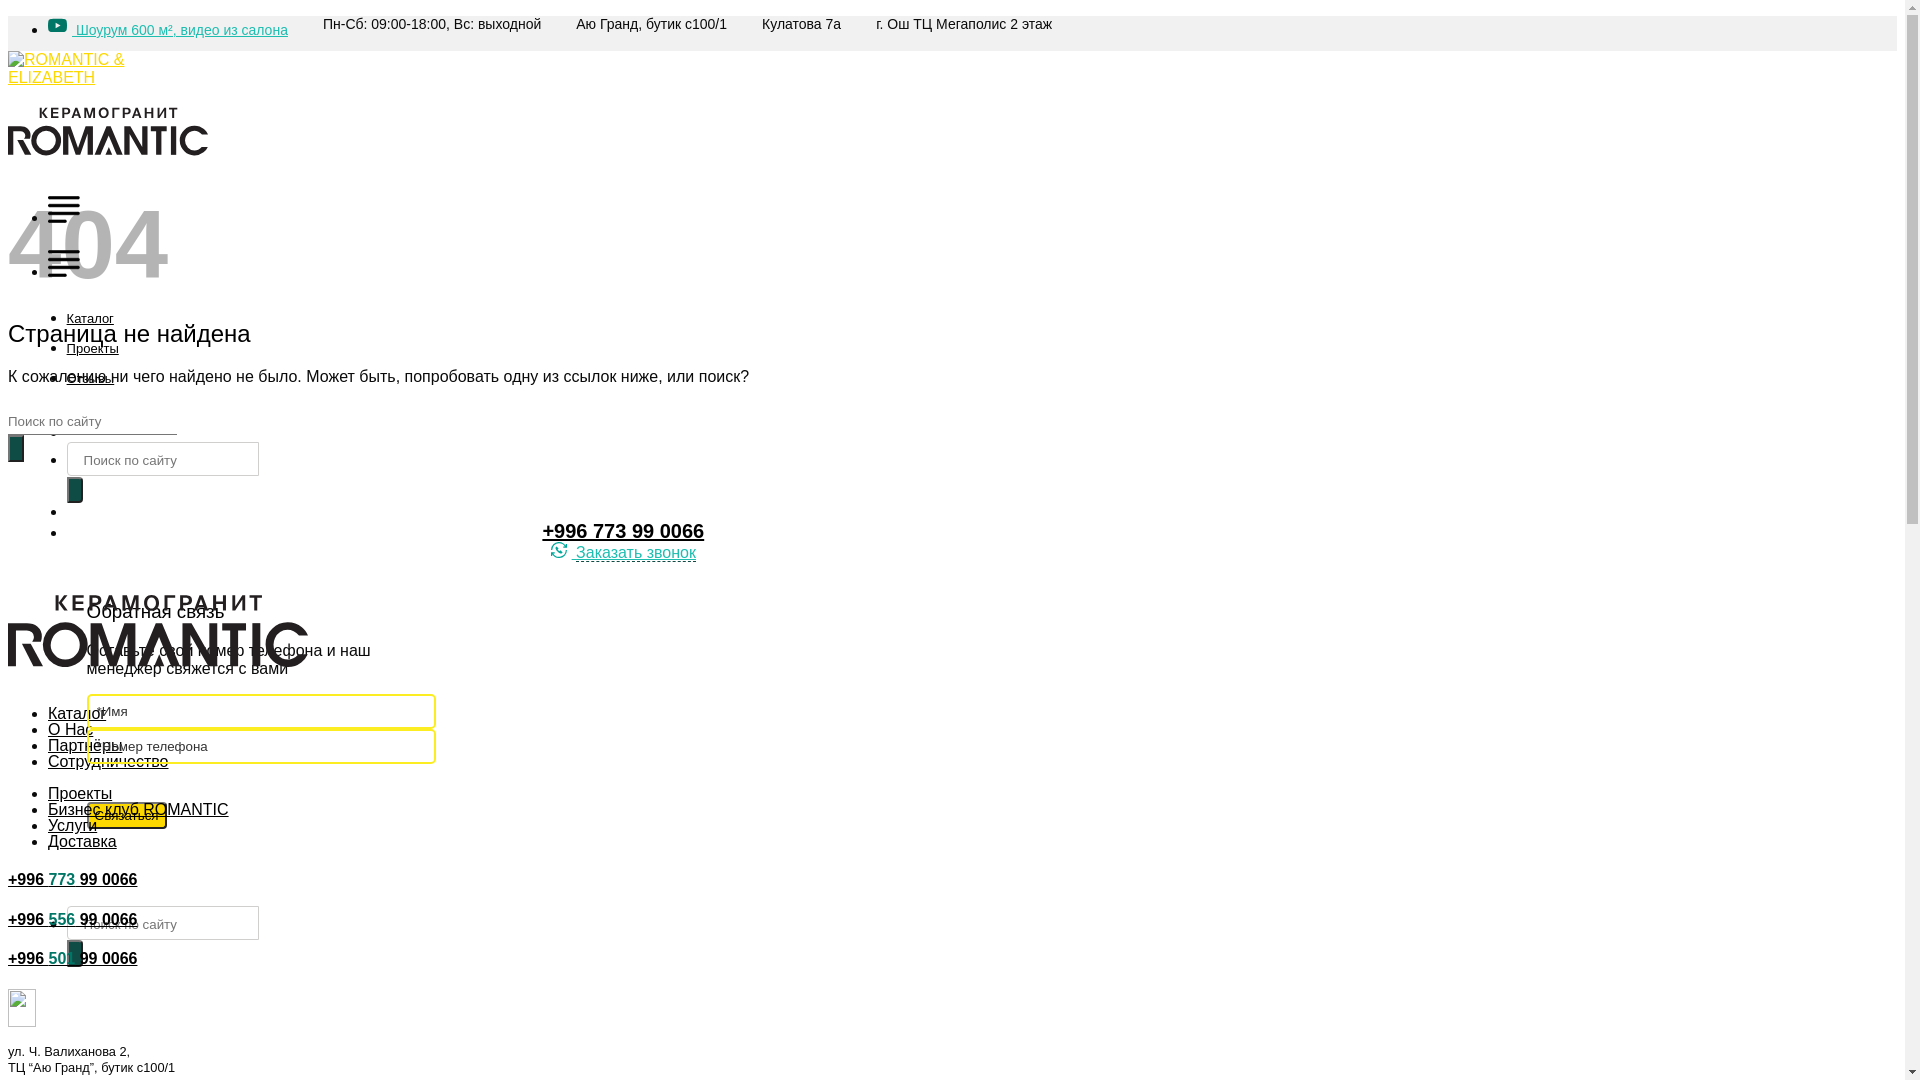 Image resolution: width=1920 pixels, height=1080 pixels. I want to click on '+996 501 99 0066', so click(72, 957).